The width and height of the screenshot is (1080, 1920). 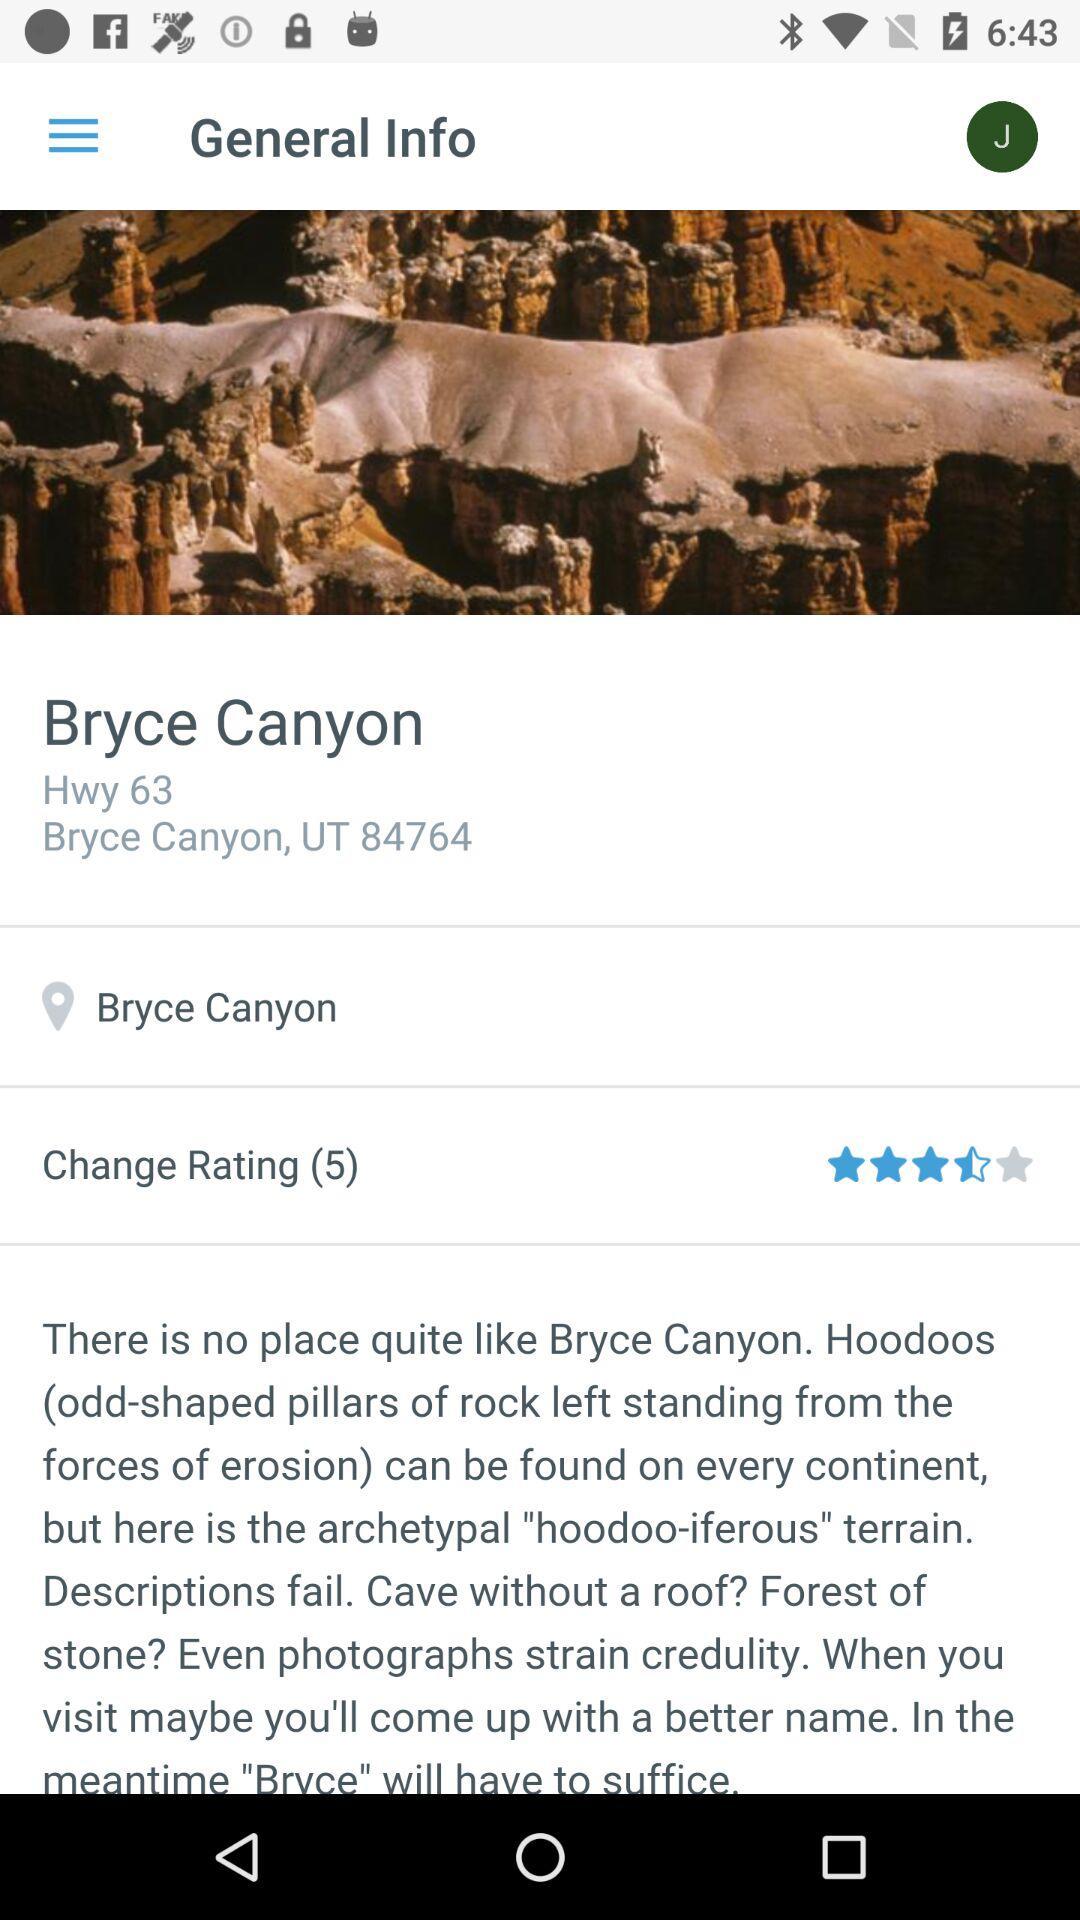 I want to click on icon to the left of general info item, so click(x=72, y=135).